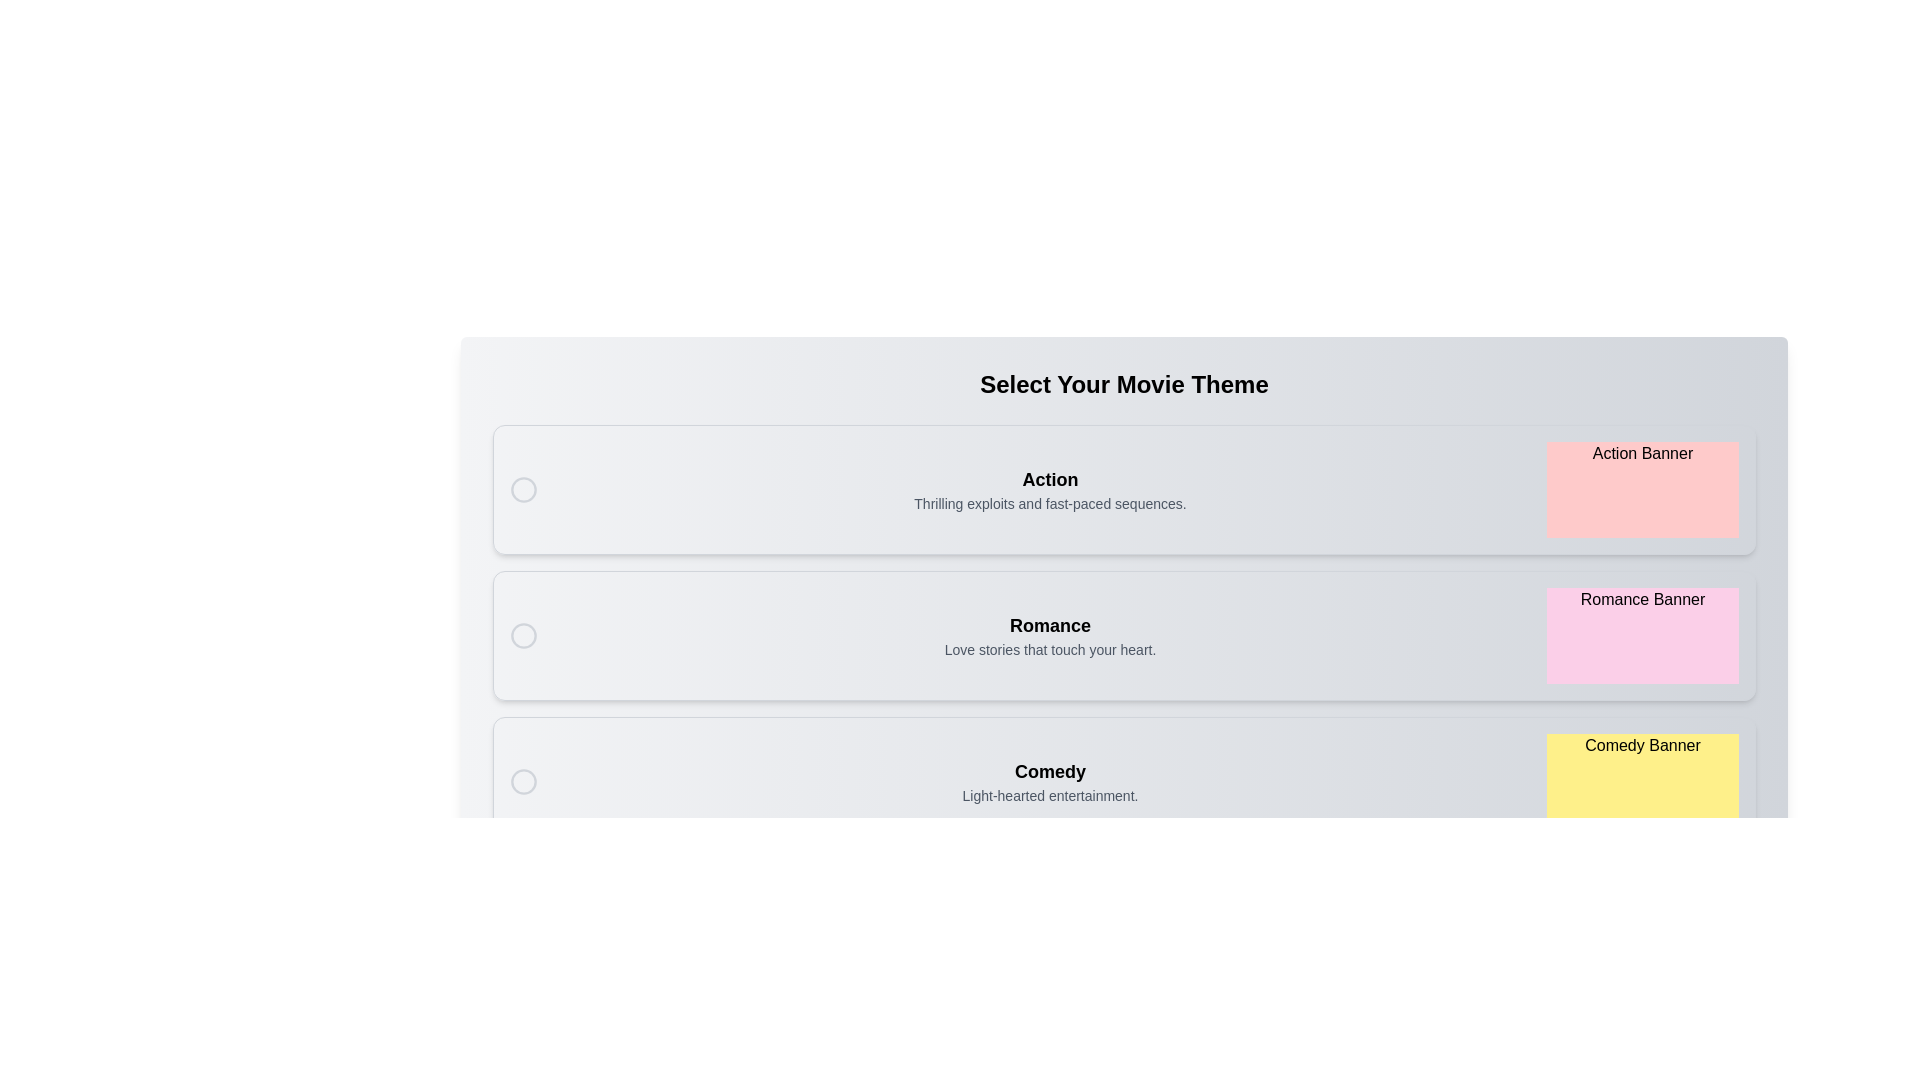 The image size is (1920, 1080). What do you see at coordinates (523, 489) in the screenshot?
I see `the radio button located in the top-left corner of the 'Action' selection card` at bounding box center [523, 489].